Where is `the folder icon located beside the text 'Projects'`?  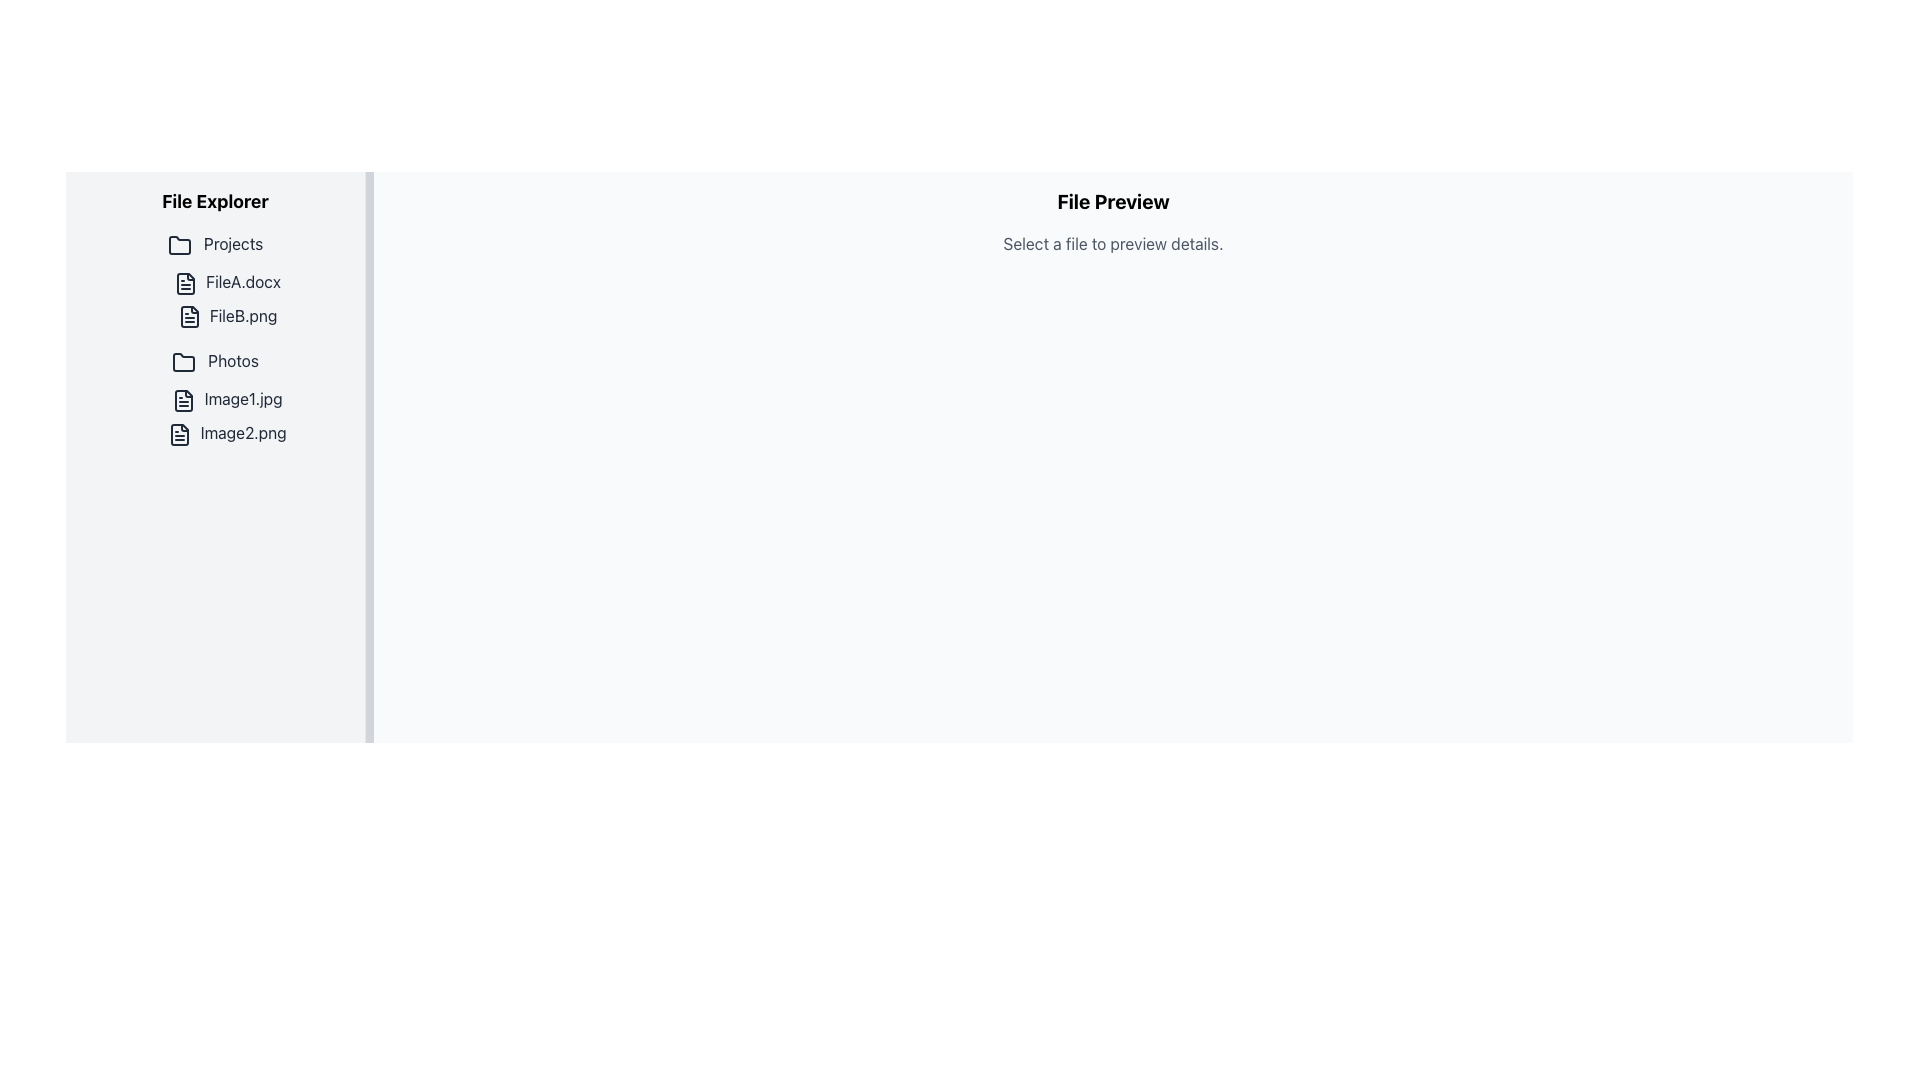
the folder icon located beside the text 'Projects' is located at coordinates (179, 244).